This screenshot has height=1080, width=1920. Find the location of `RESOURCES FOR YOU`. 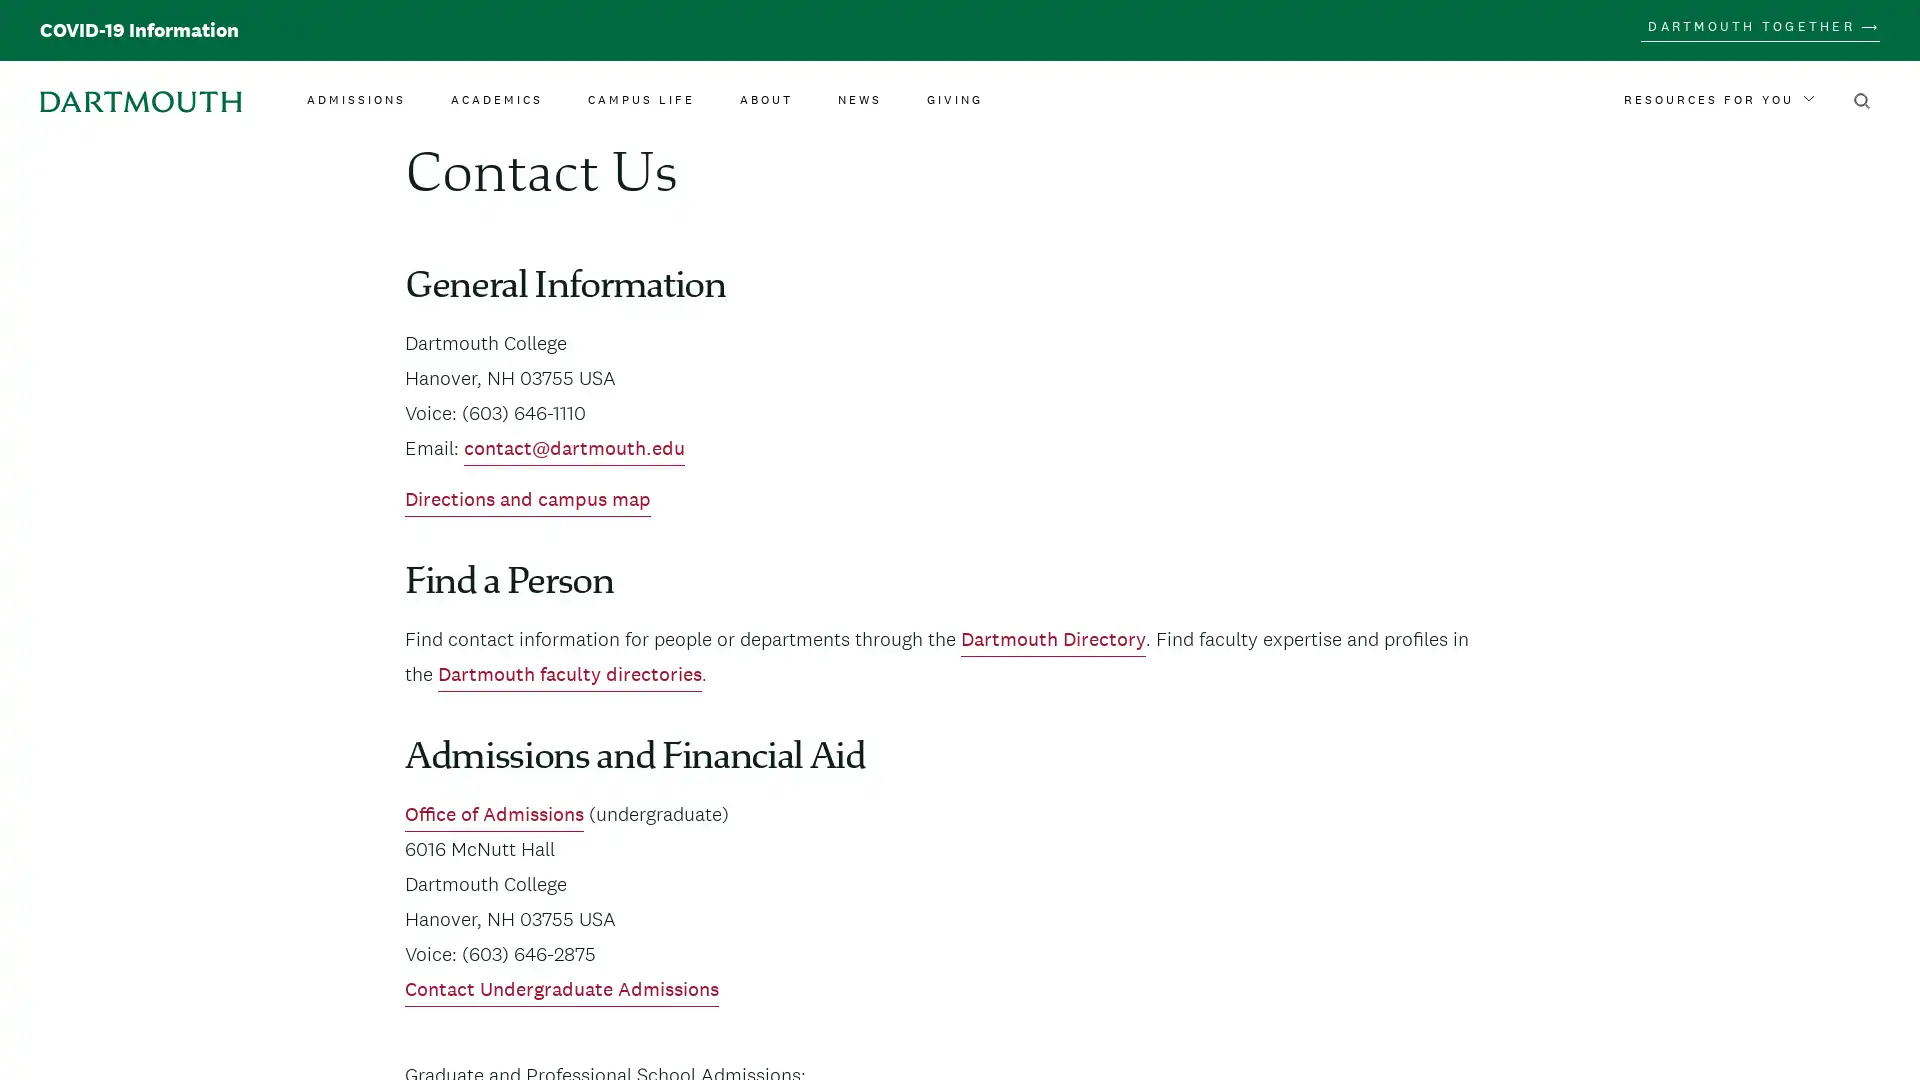

RESOURCES FOR YOU is located at coordinates (1717, 100).